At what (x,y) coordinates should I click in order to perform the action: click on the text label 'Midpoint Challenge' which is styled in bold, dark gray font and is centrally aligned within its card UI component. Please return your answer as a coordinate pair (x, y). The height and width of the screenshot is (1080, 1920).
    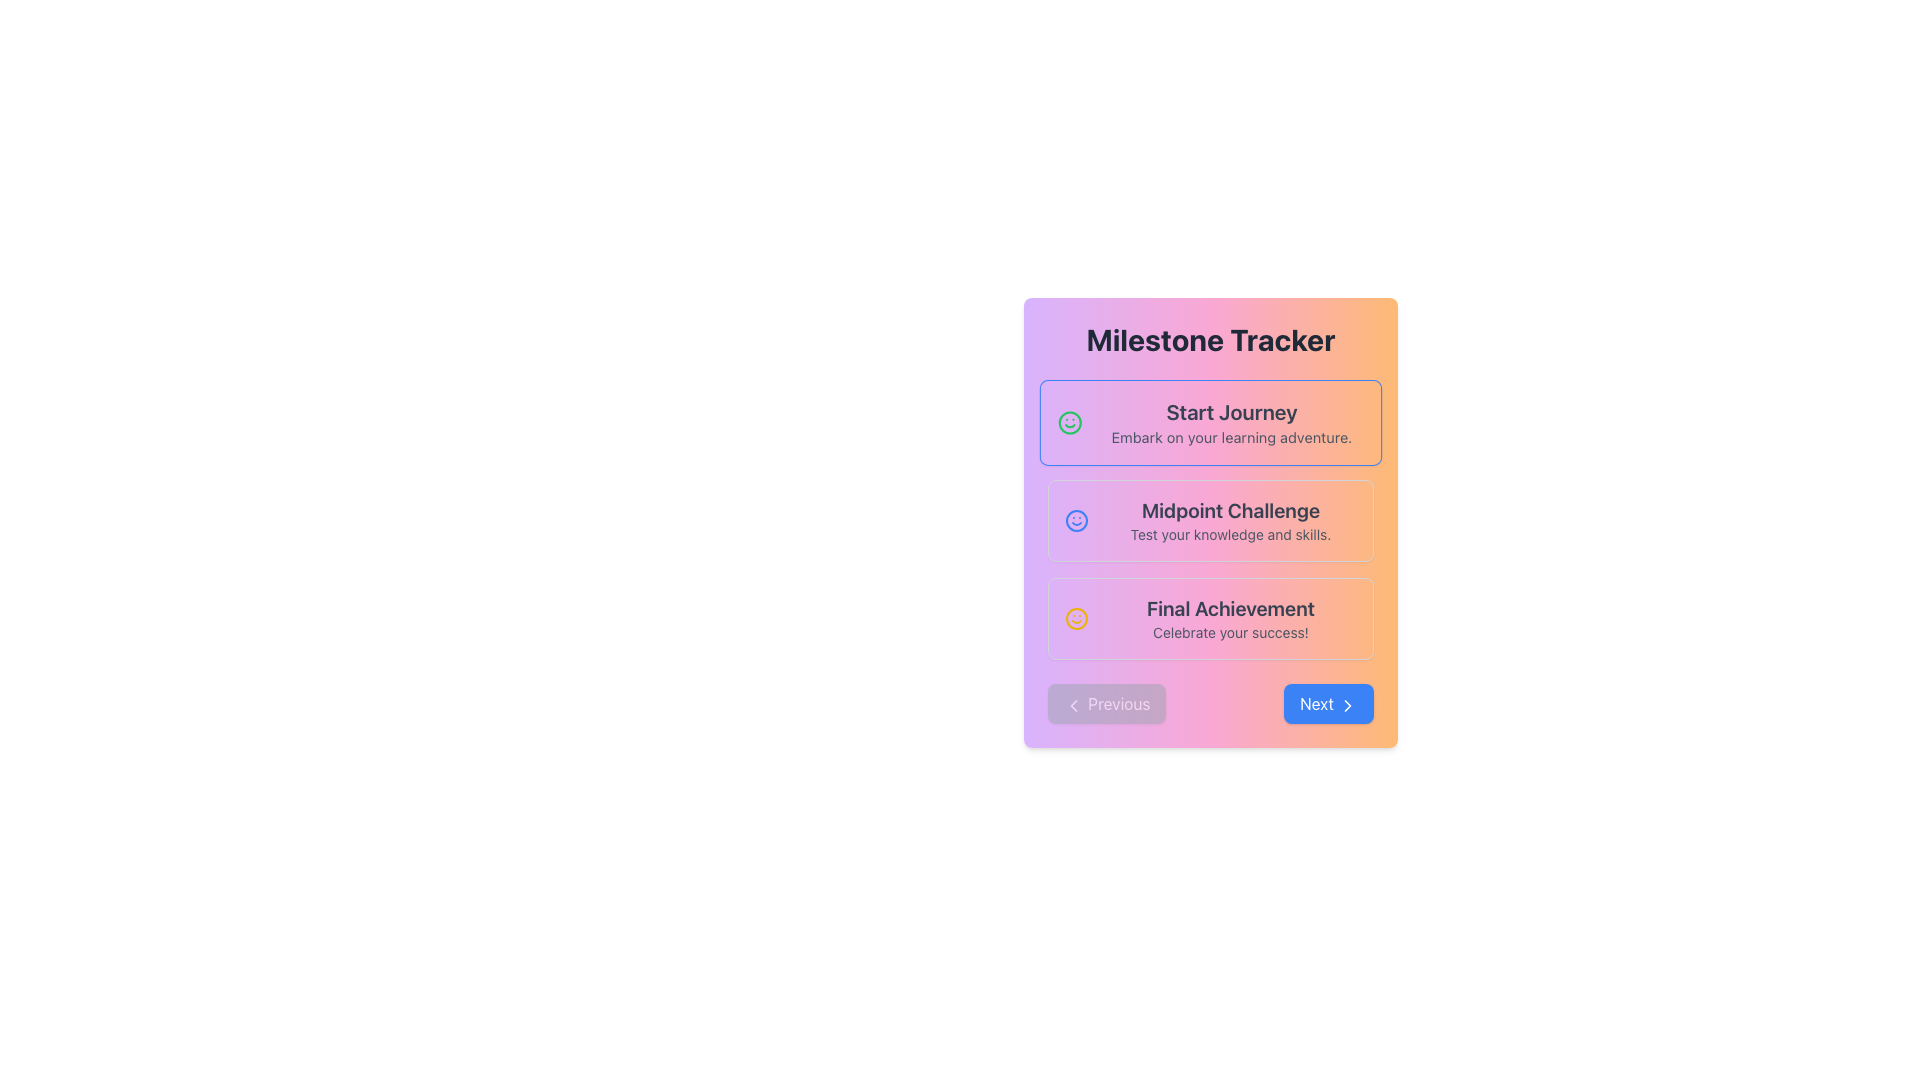
    Looking at the image, I should click on (1229, 509).